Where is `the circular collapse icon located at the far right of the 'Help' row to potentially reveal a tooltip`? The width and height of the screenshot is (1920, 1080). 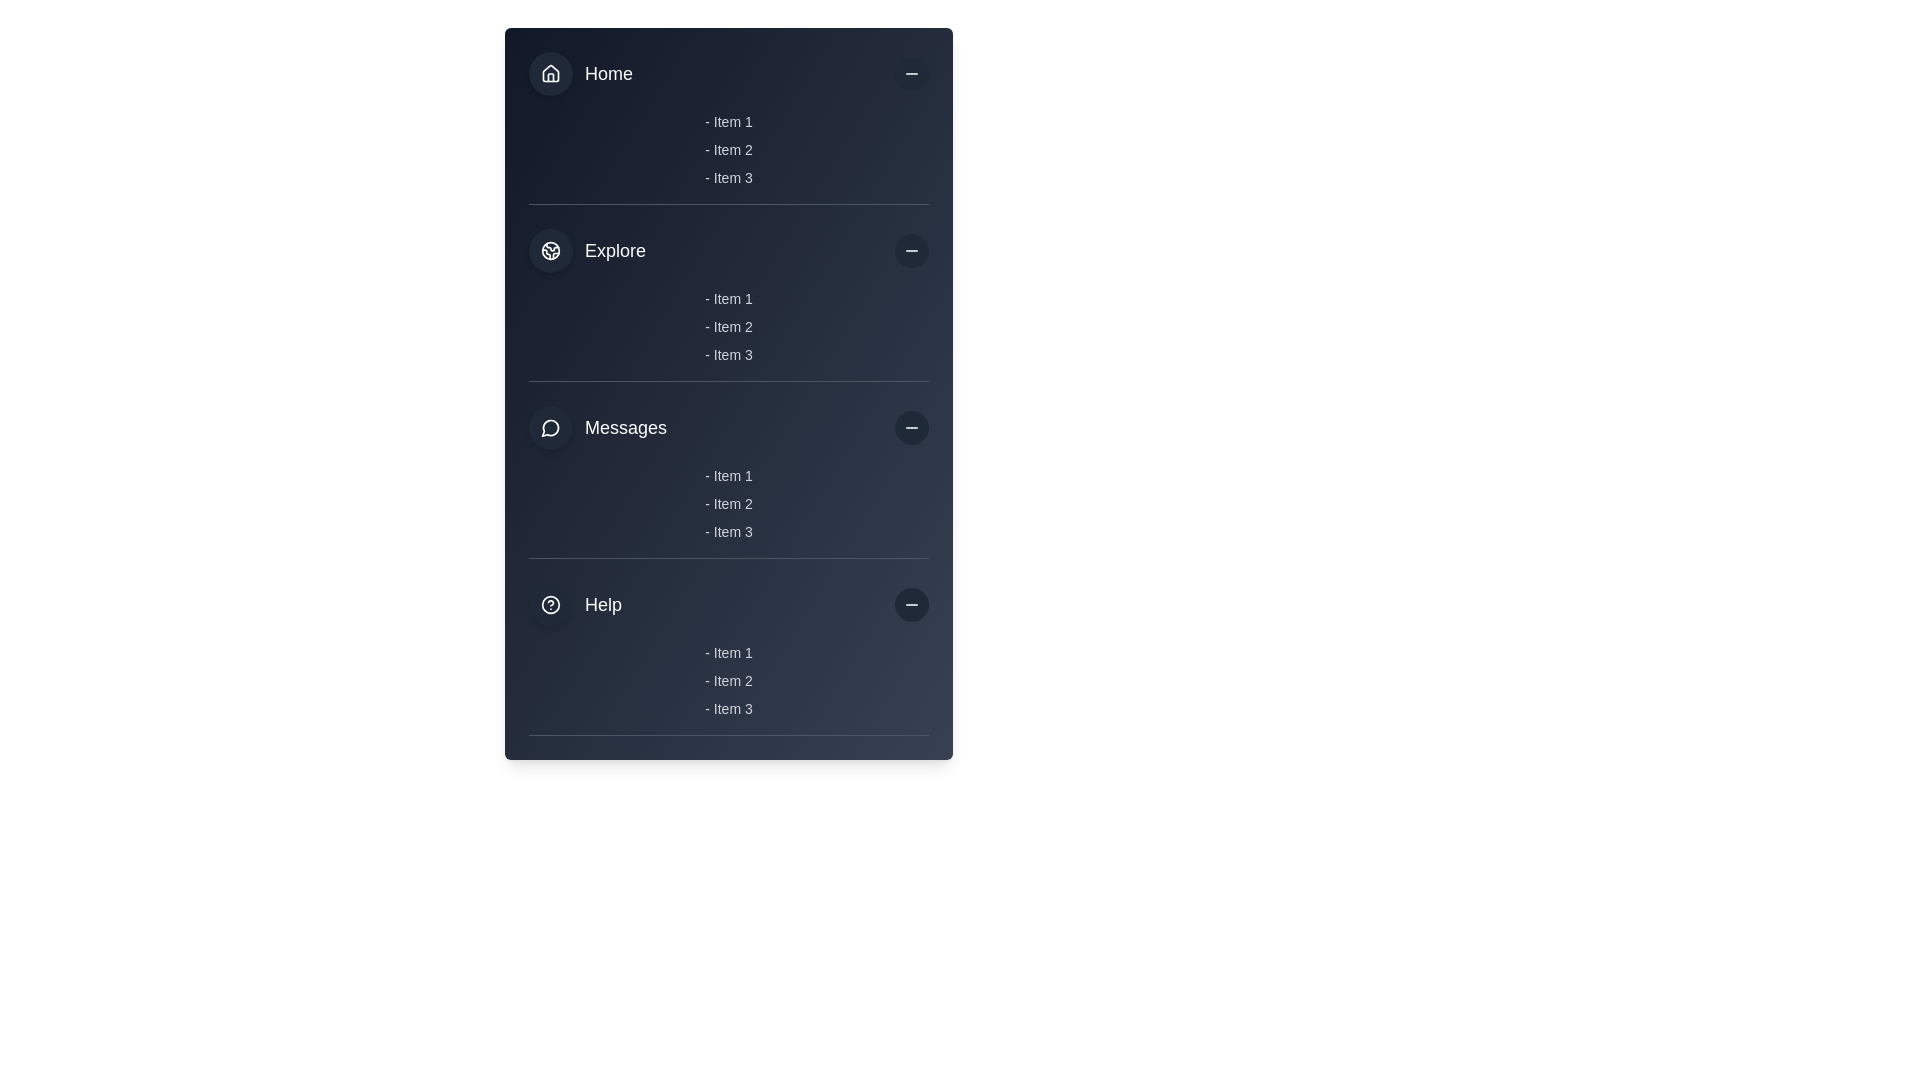 the circular collapse icon located at the far right of the 'Help' row to potentially reveal a tooltip is located at coordinates (911, 604).